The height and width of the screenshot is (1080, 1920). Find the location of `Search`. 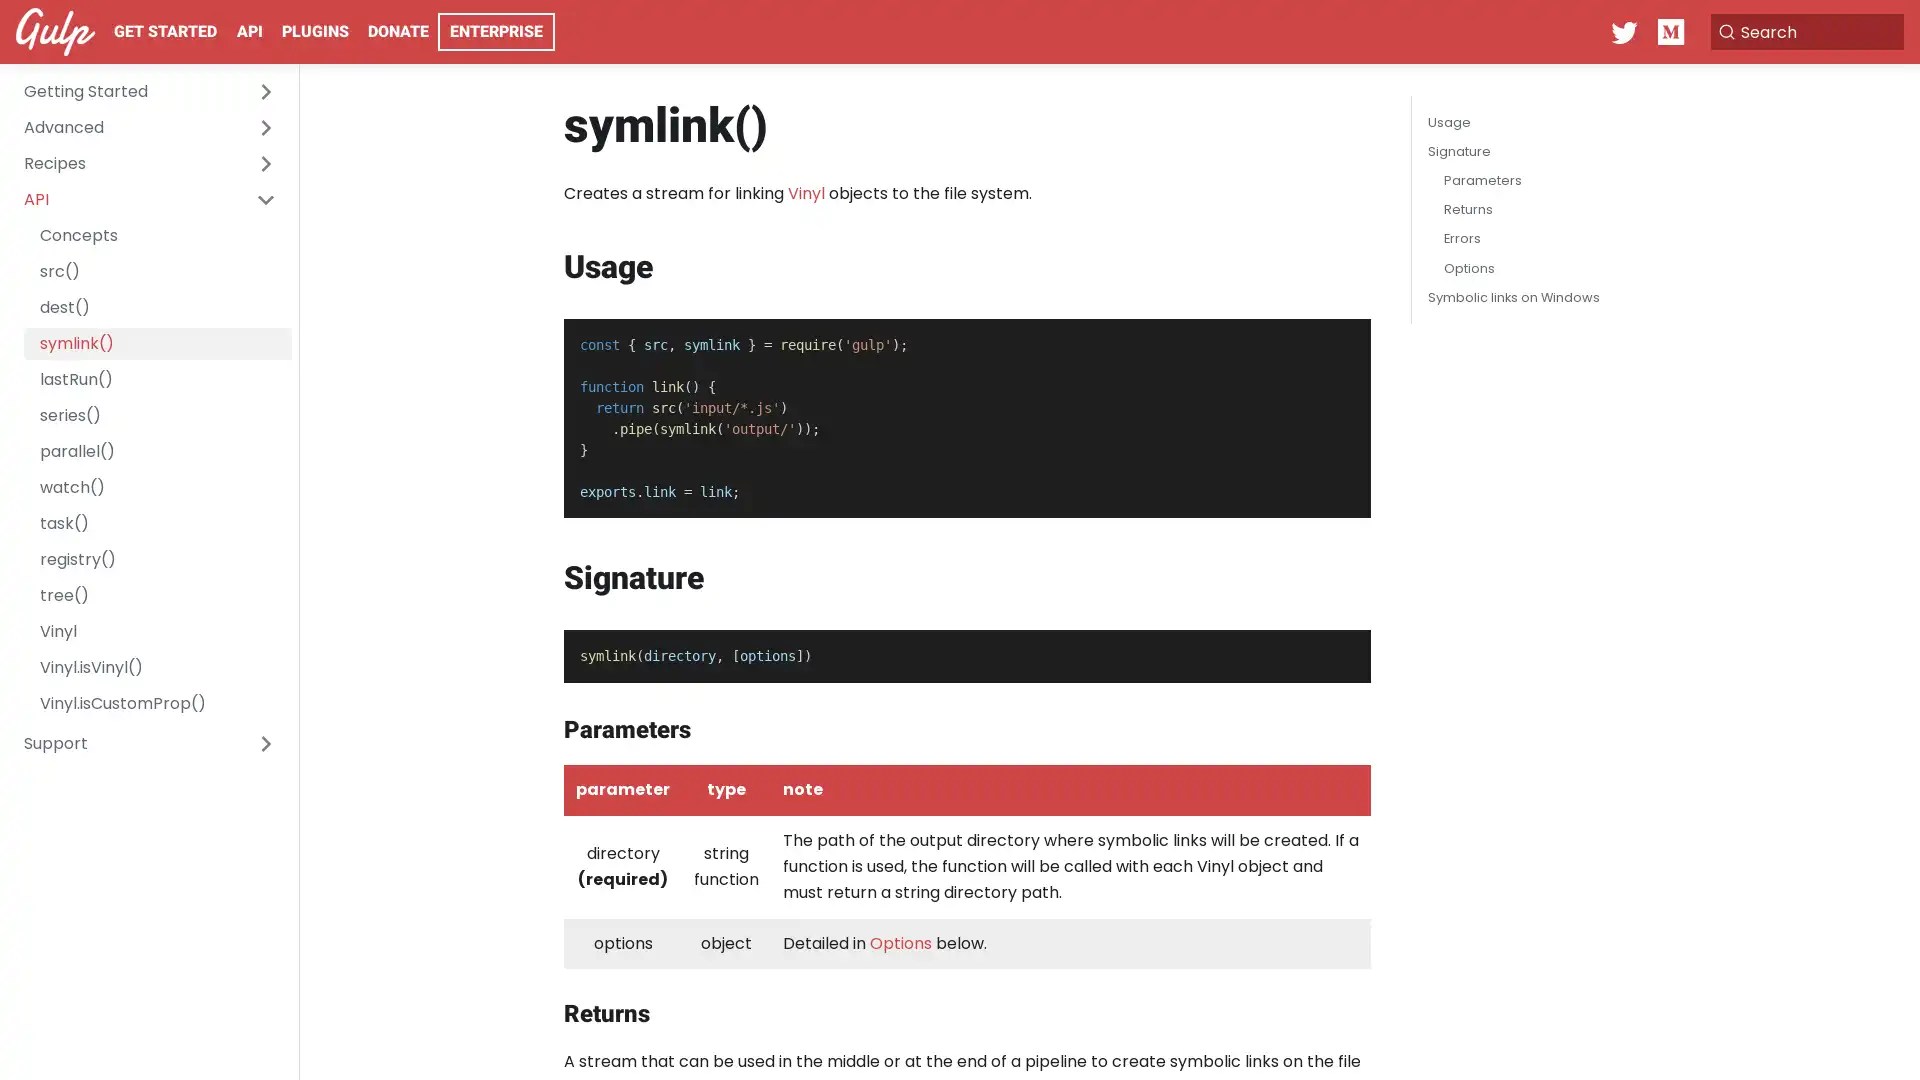

Search is located at coordinates (1804, 31).